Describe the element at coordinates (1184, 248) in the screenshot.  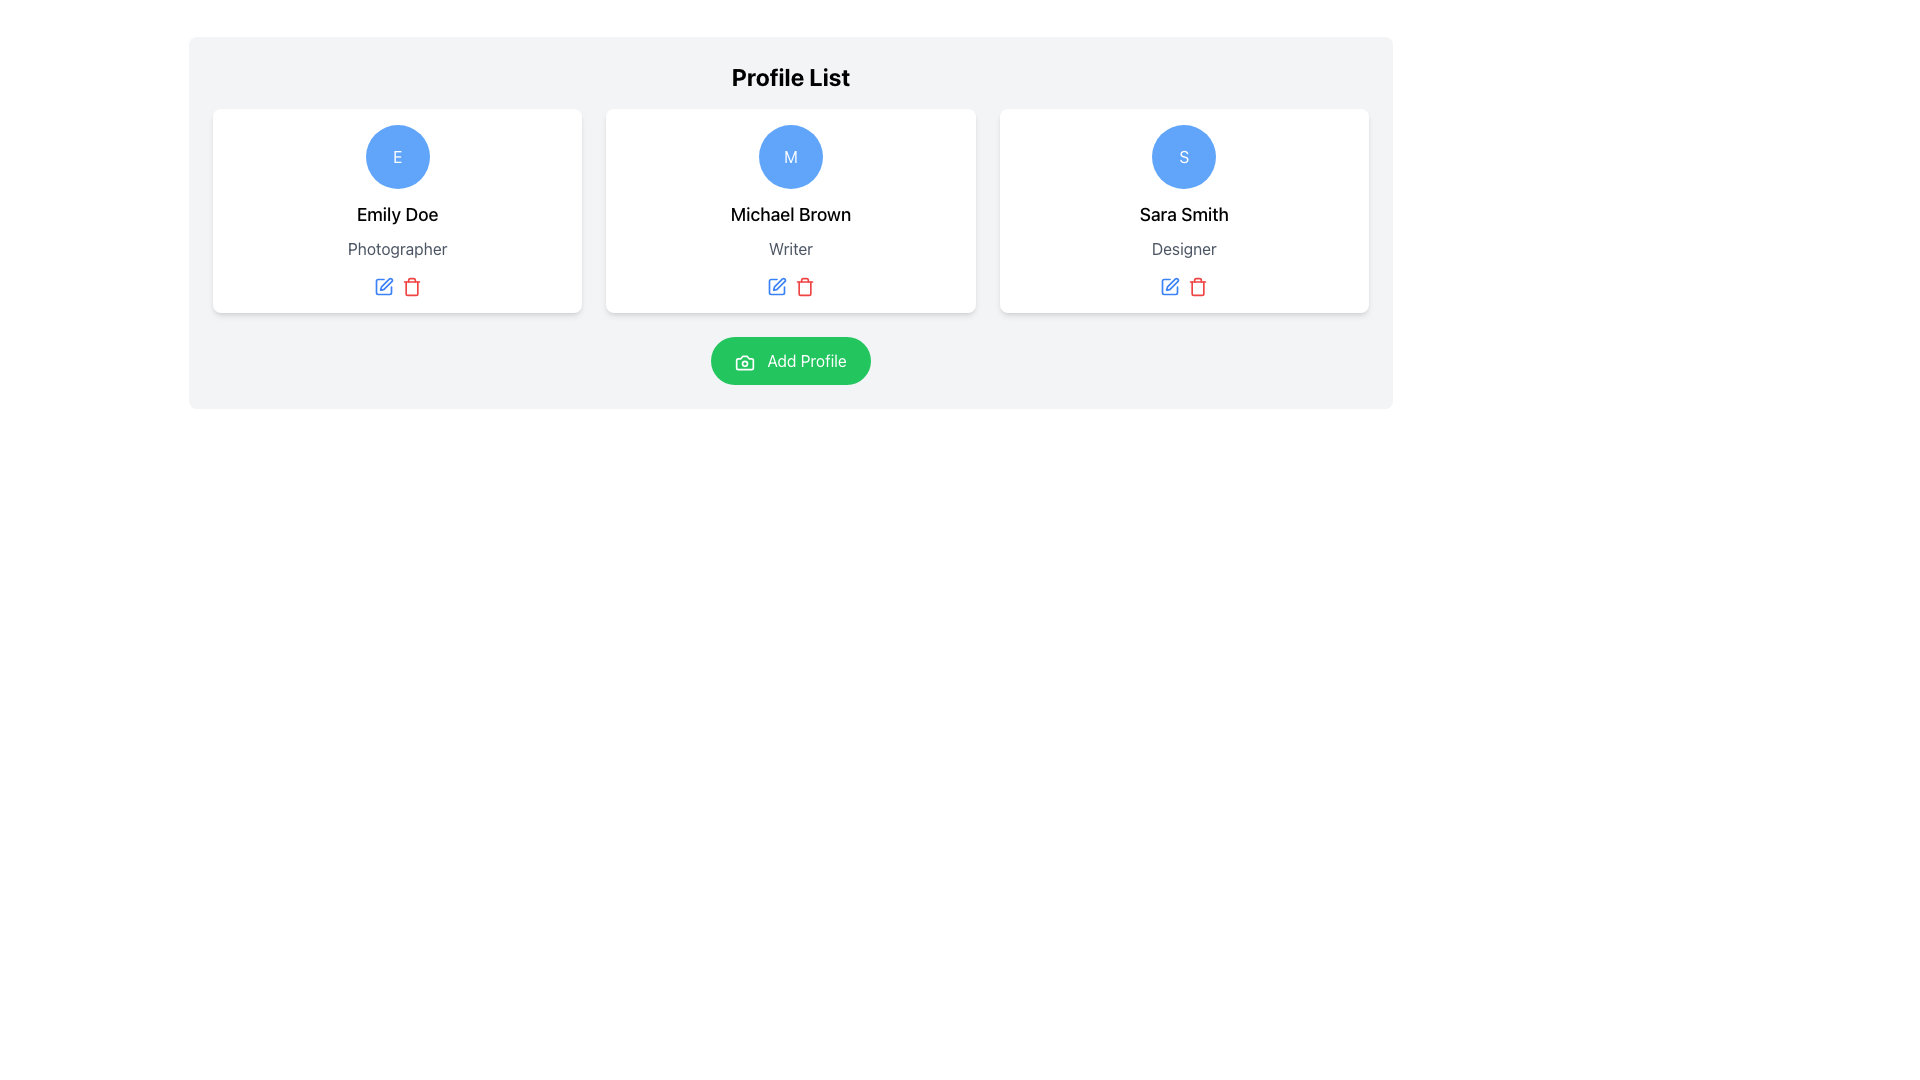
I see `the static text label indicating the job title 'Designer' for the profile of 'Sara Smith', located in the lower middle section of the profile card beneath the name label` at that location.